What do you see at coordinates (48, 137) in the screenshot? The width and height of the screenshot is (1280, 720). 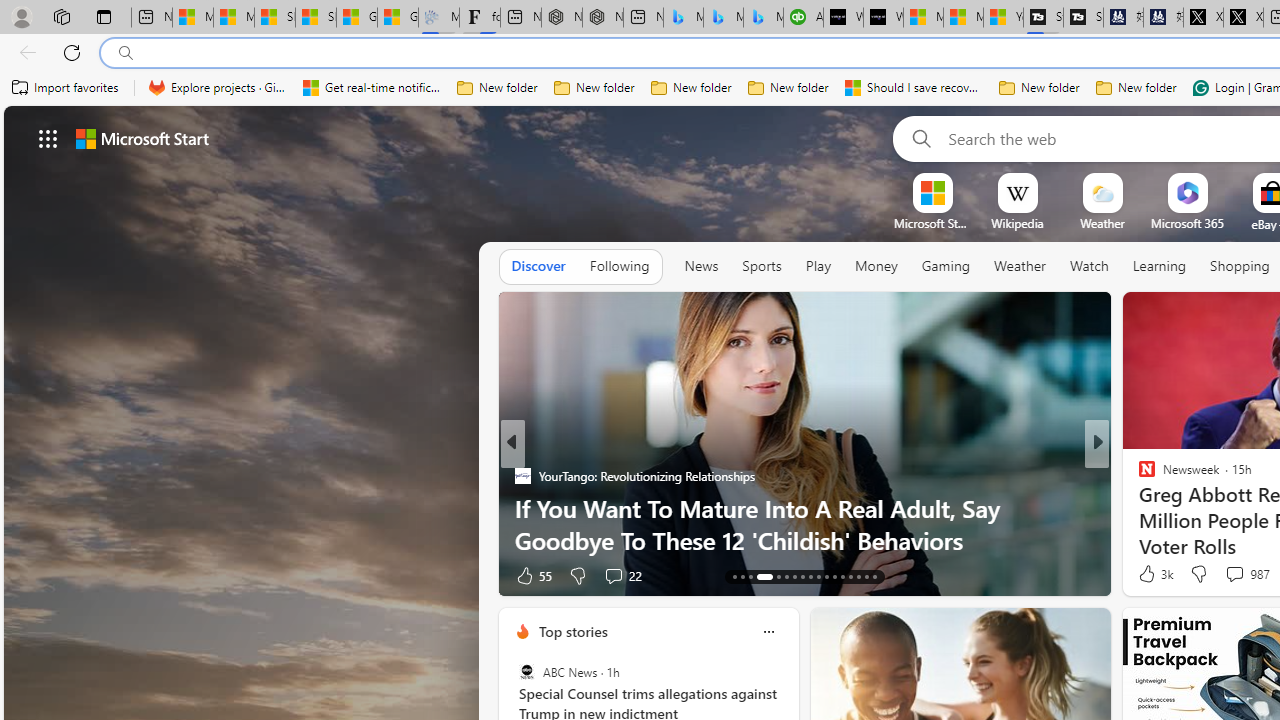 I see `'Class: control'` at bounding box center [48, 137].